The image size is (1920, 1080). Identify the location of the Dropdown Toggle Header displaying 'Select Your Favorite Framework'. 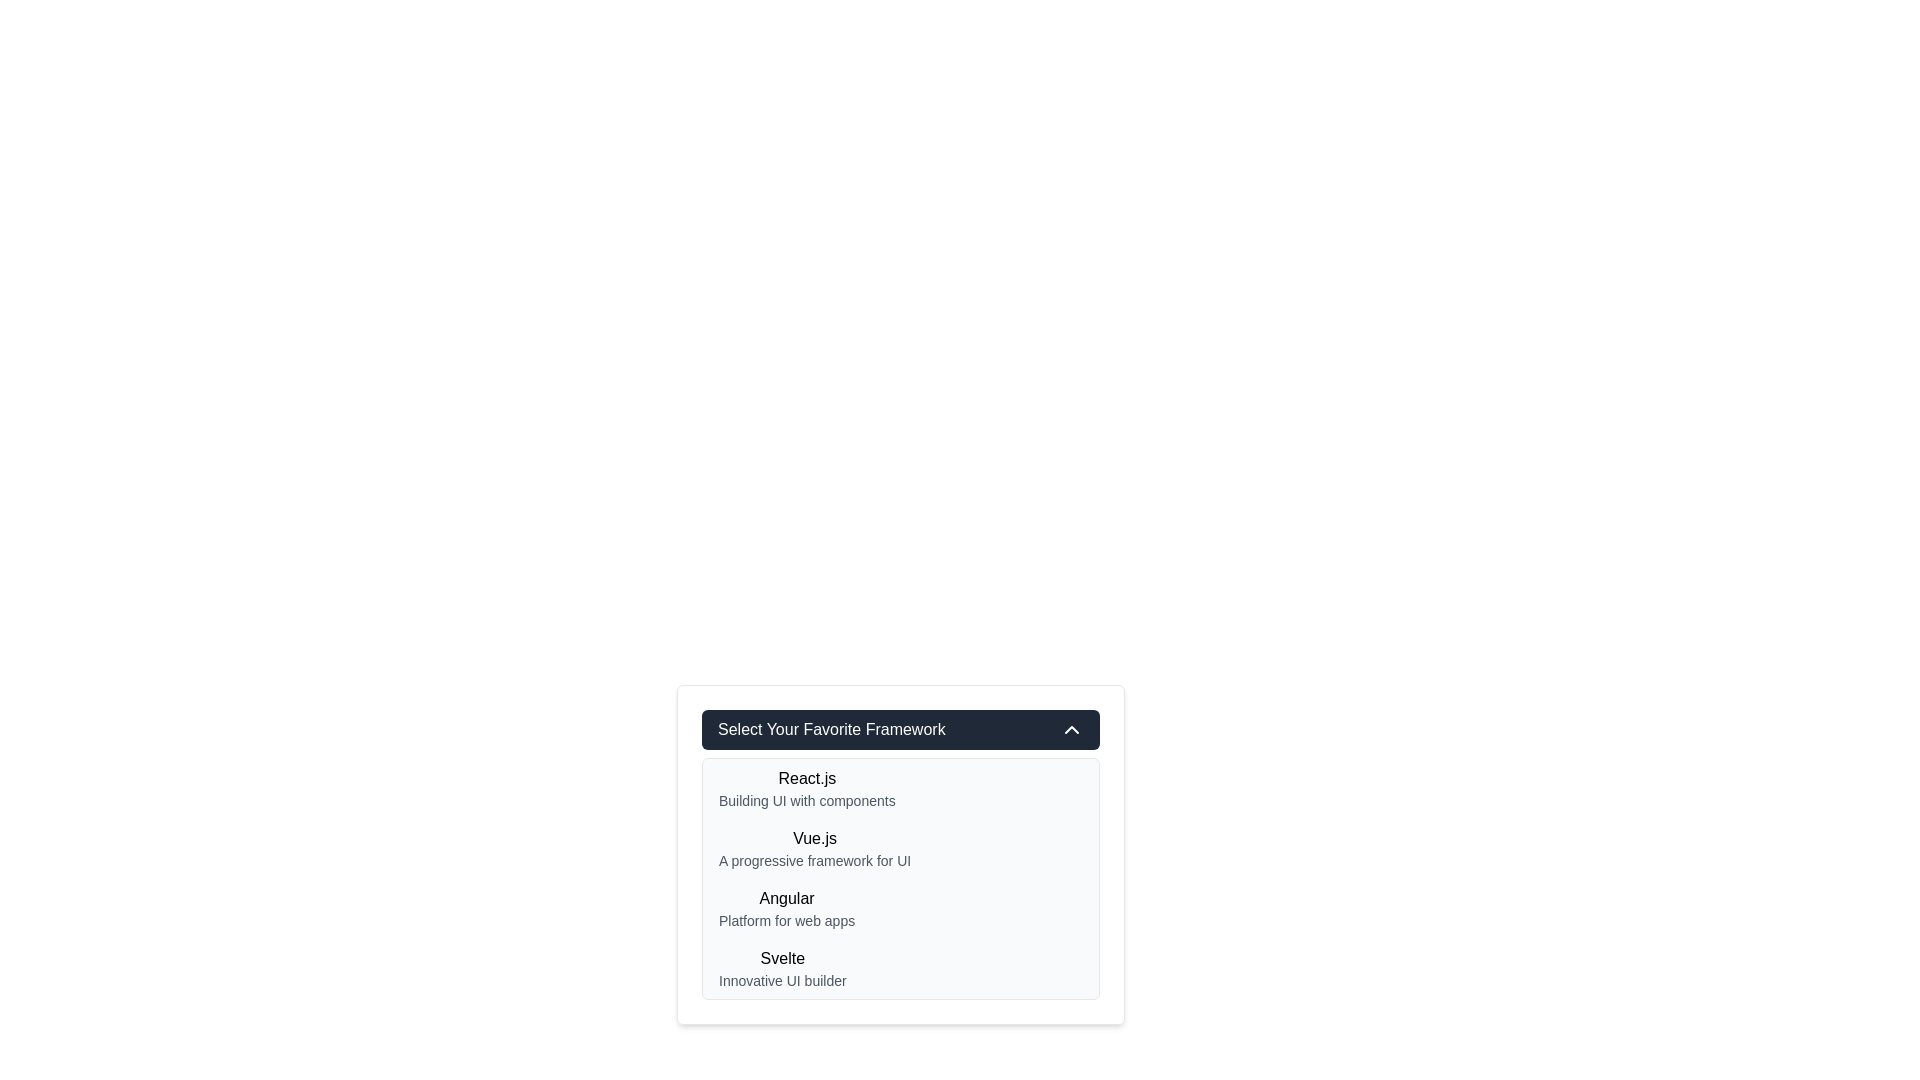
(900, 729).